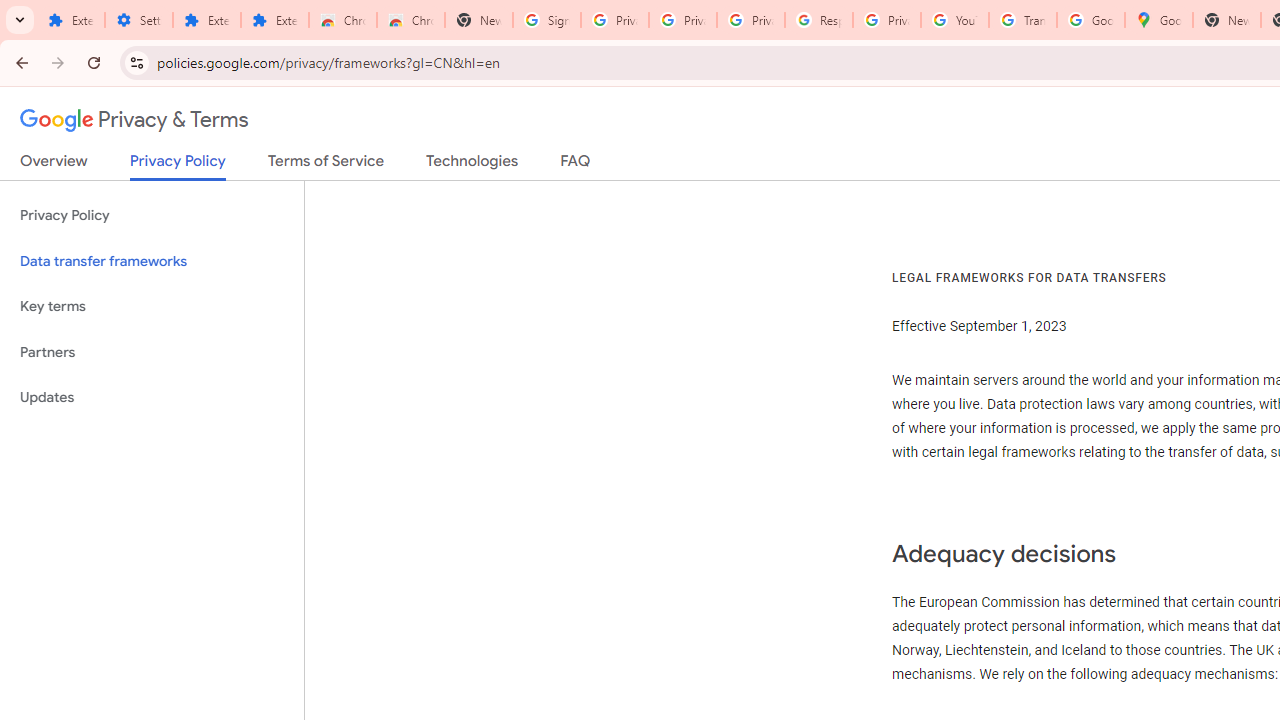 Image resolution: width=1280 pixels, height=720 pixels. I want to click on 'Chrome Web Store - Themes', so click(410, 20).